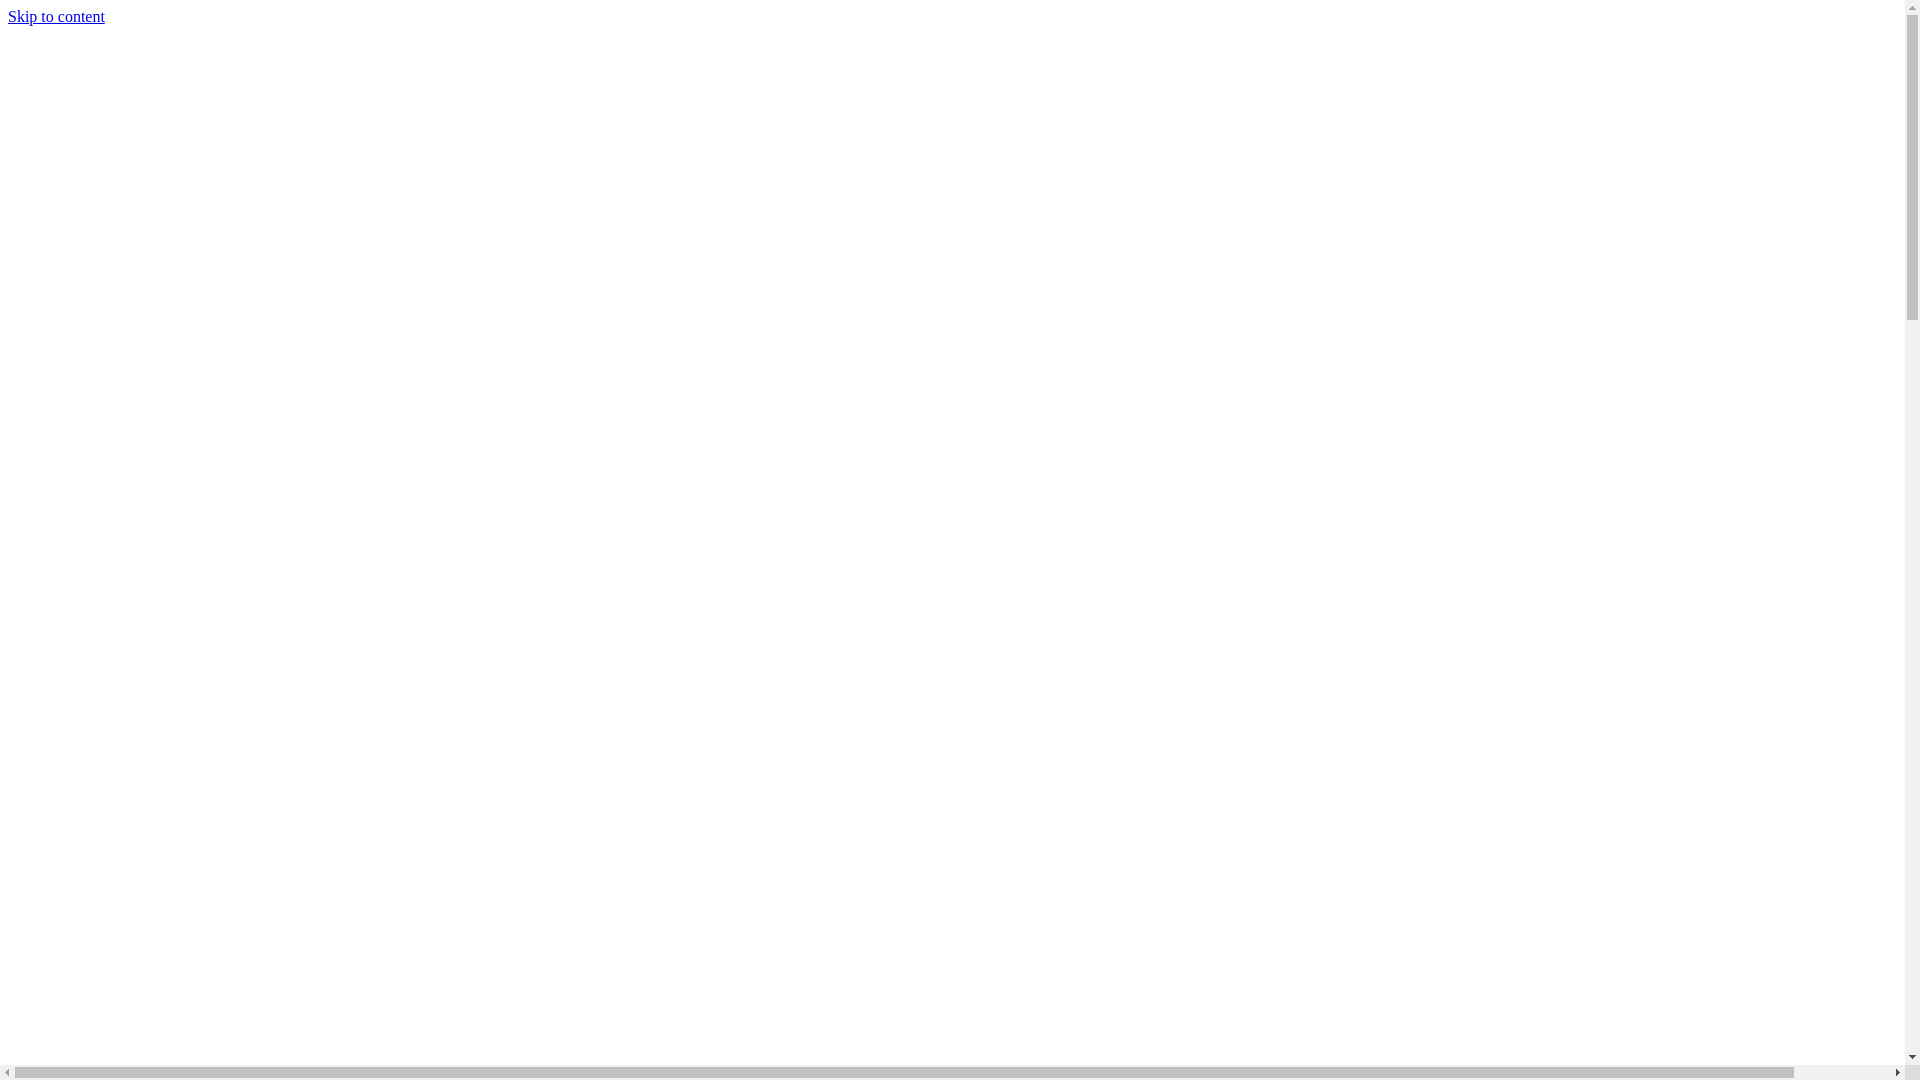 The image size is (1920, 1080). What do you see at coordinates (56, 16) in the screenshot?
I see `'Skip to content'` at bounding box center [56, 16].